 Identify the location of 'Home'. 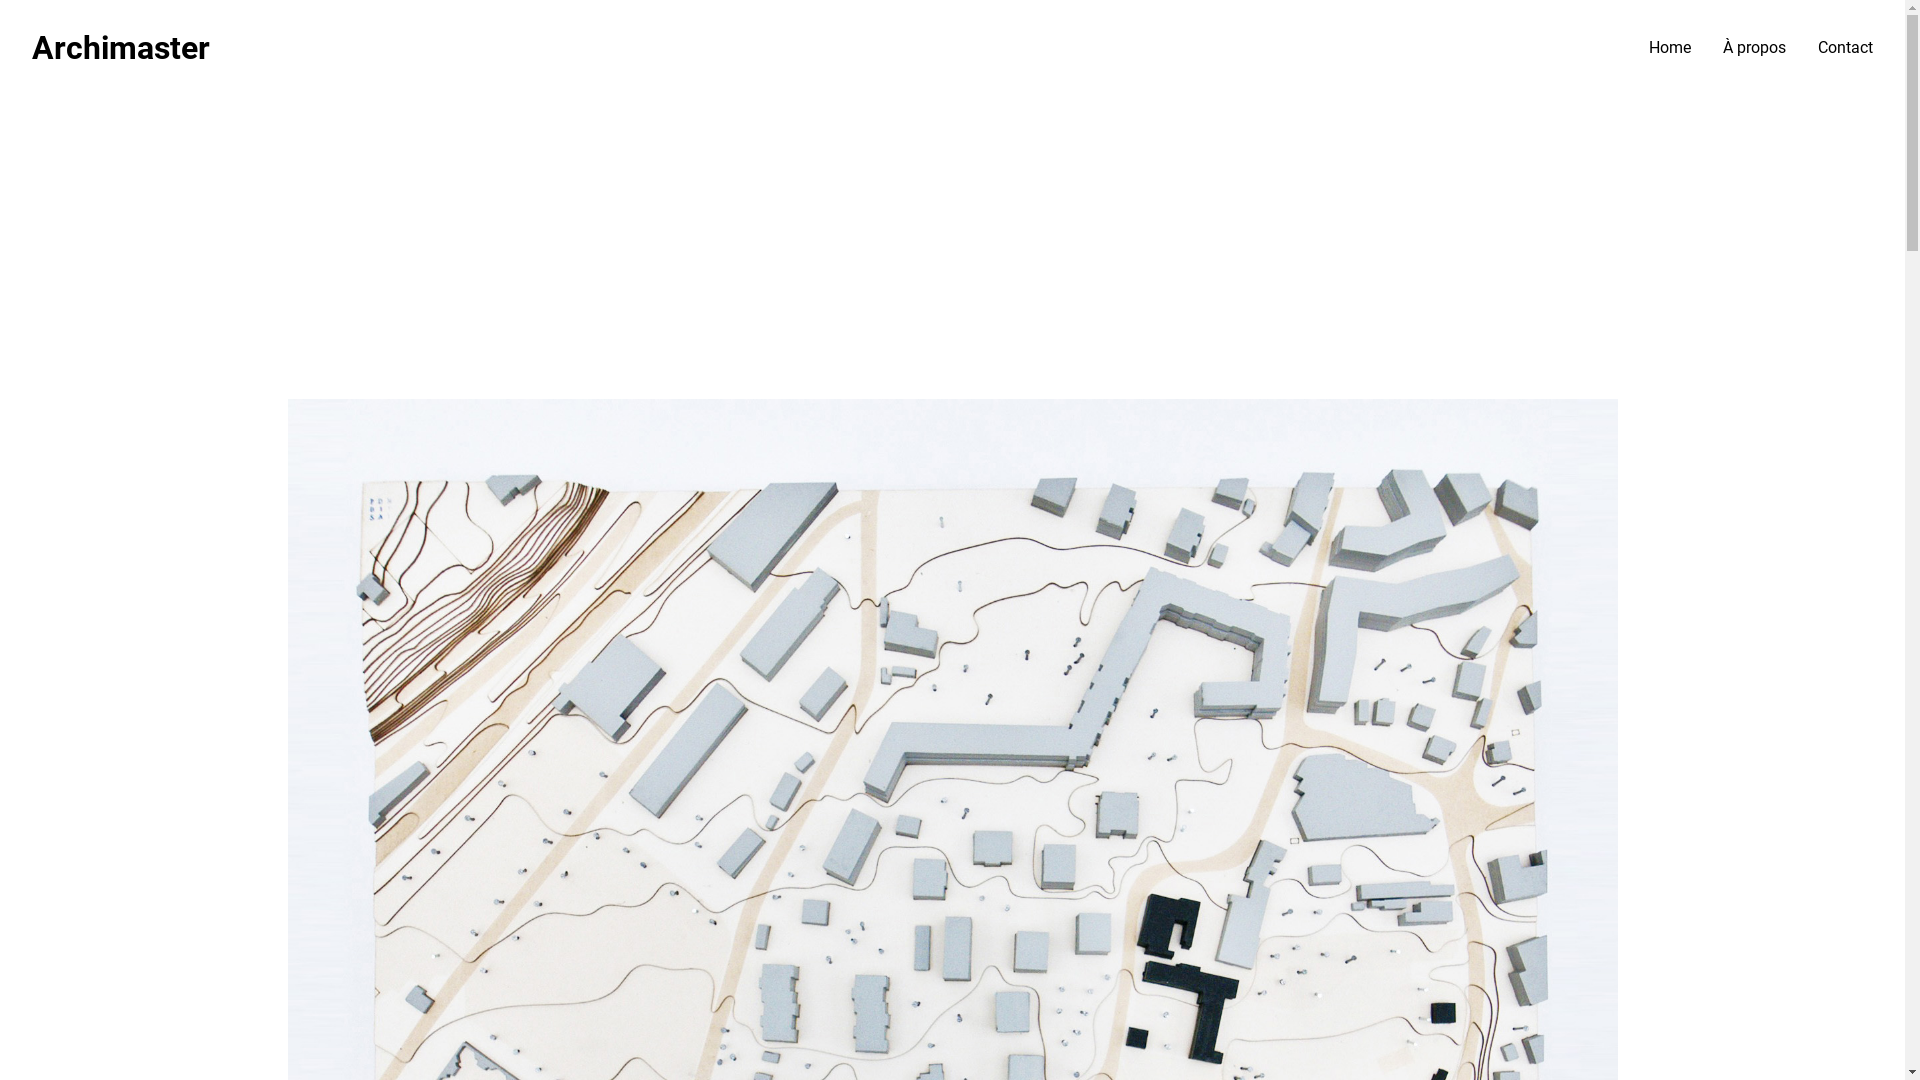
(1670, 46).